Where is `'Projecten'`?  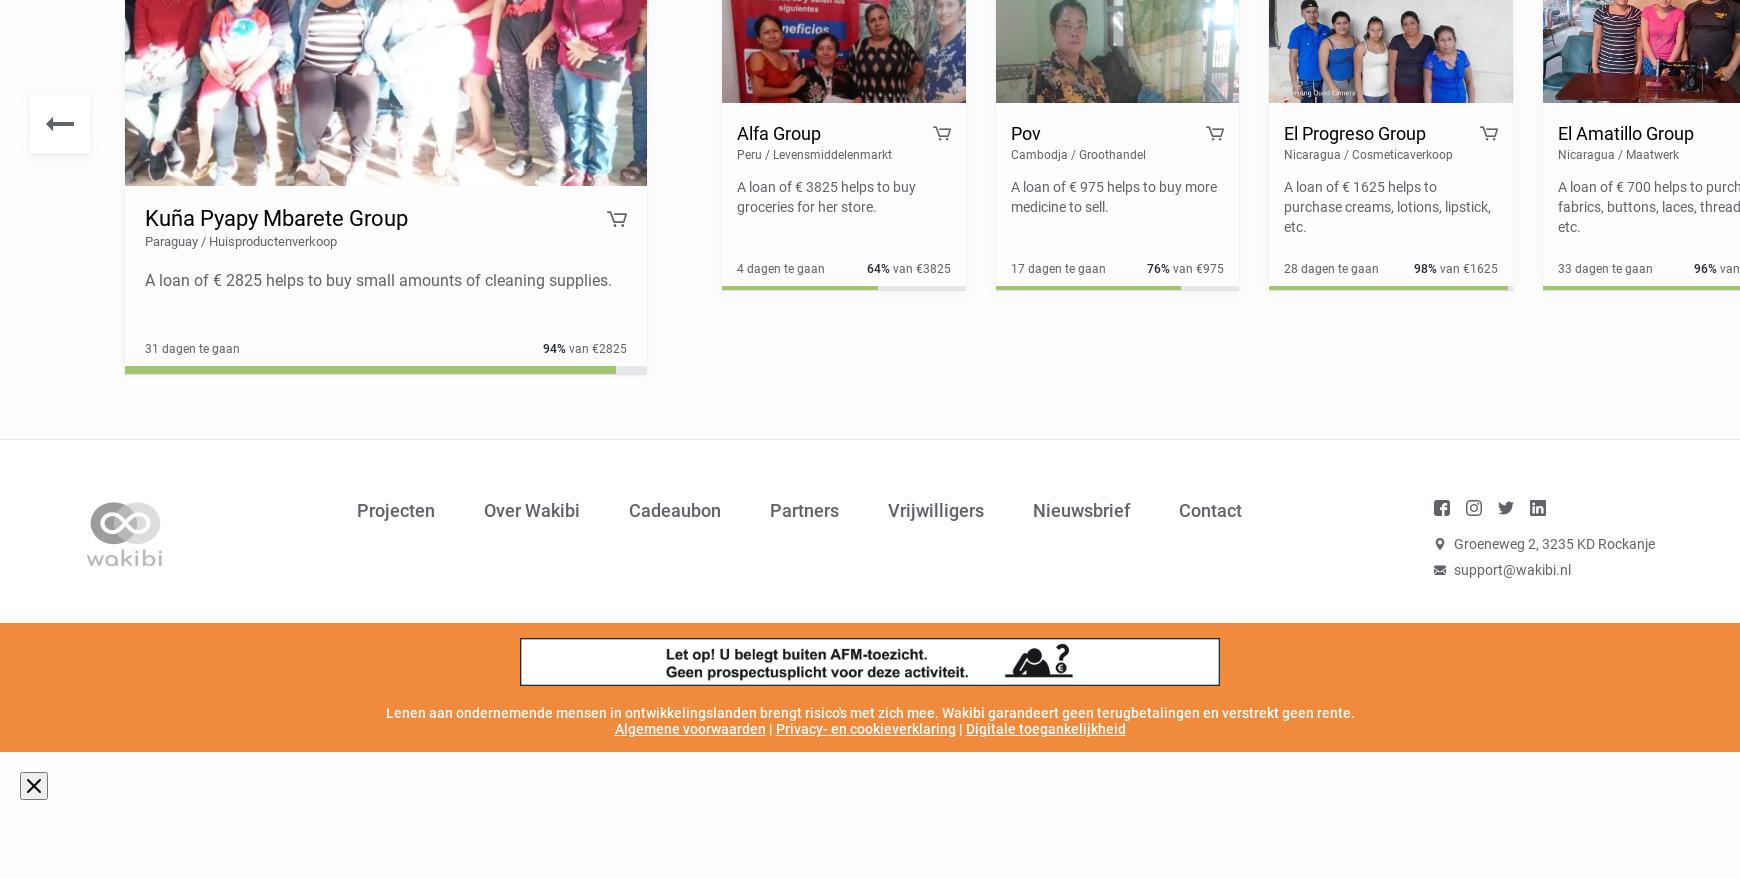 'Projecten' is located at coordinates (357, 509).